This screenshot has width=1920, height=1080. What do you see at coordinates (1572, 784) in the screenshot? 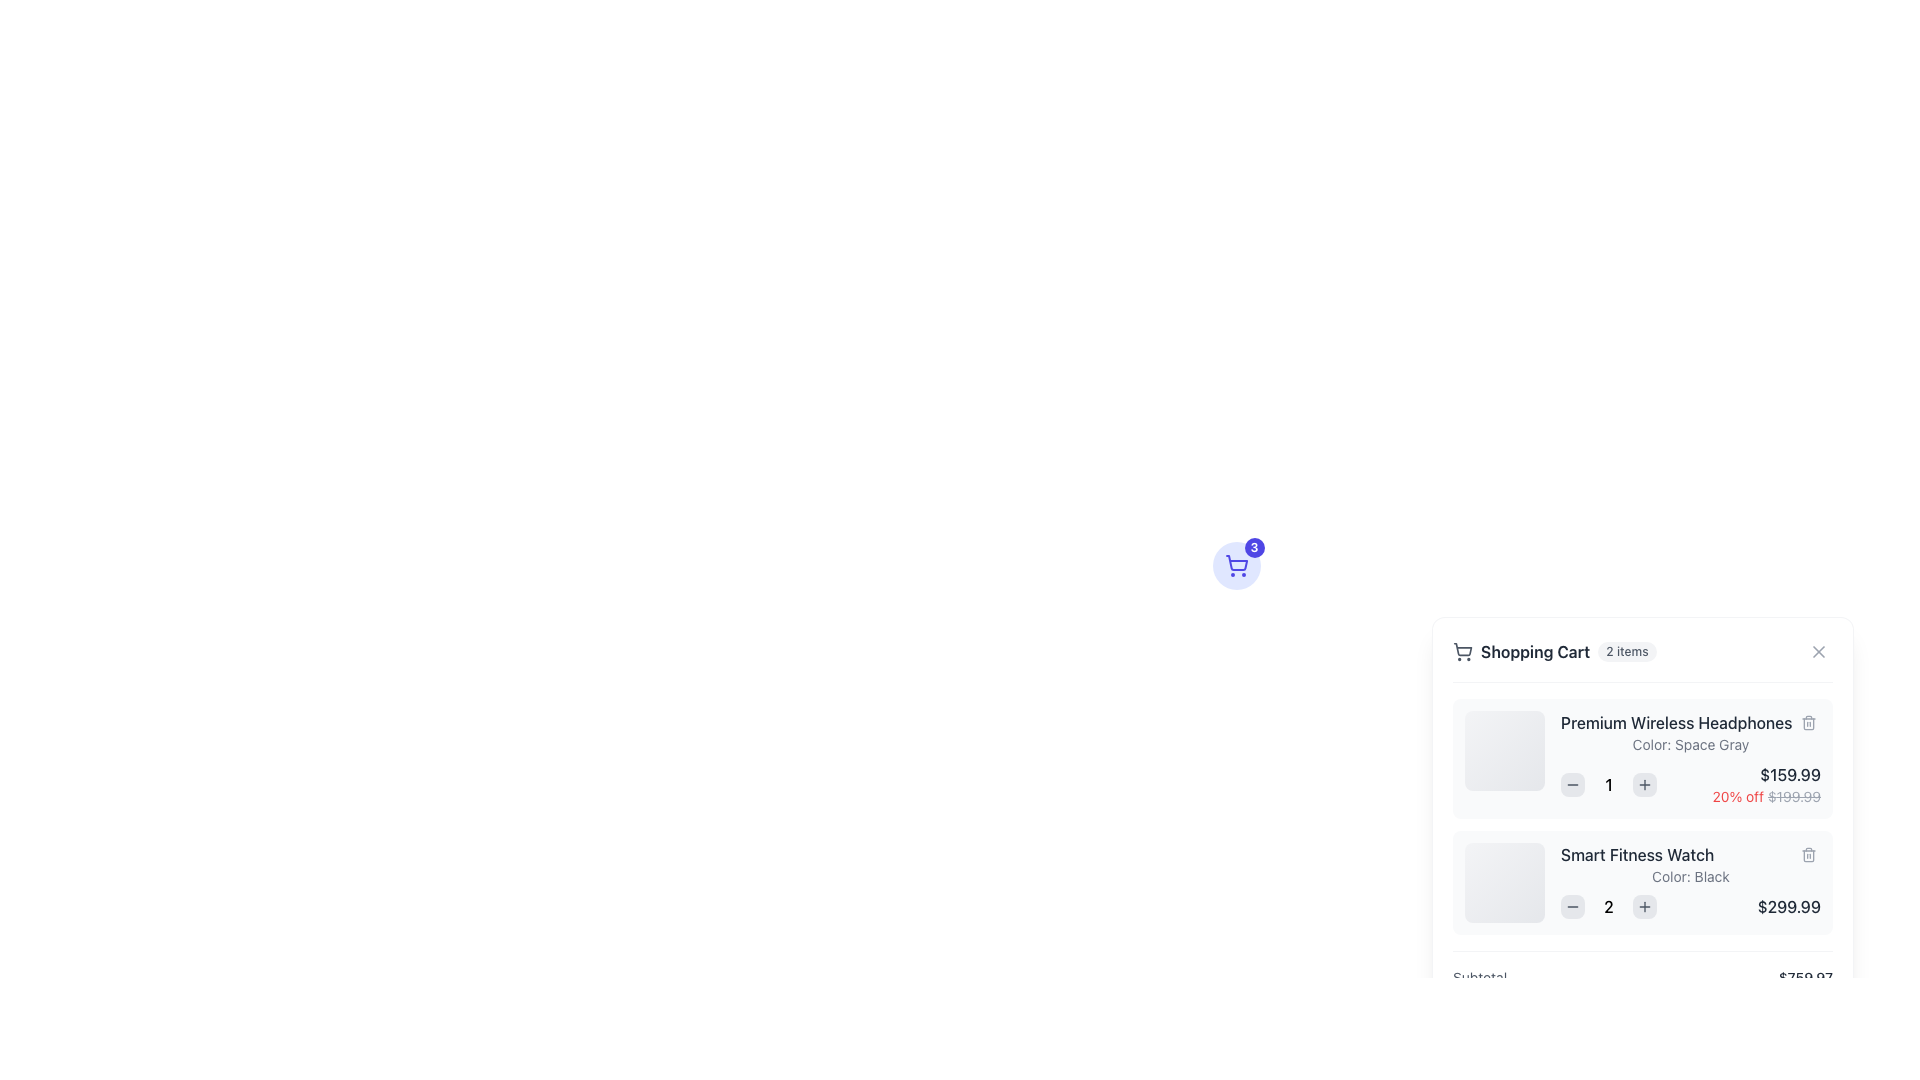
I see `the Decrement Button (Minus Icon Button) located to the left of the quantity input field in the shopping cart interface` at bounding box center [1572, 784].